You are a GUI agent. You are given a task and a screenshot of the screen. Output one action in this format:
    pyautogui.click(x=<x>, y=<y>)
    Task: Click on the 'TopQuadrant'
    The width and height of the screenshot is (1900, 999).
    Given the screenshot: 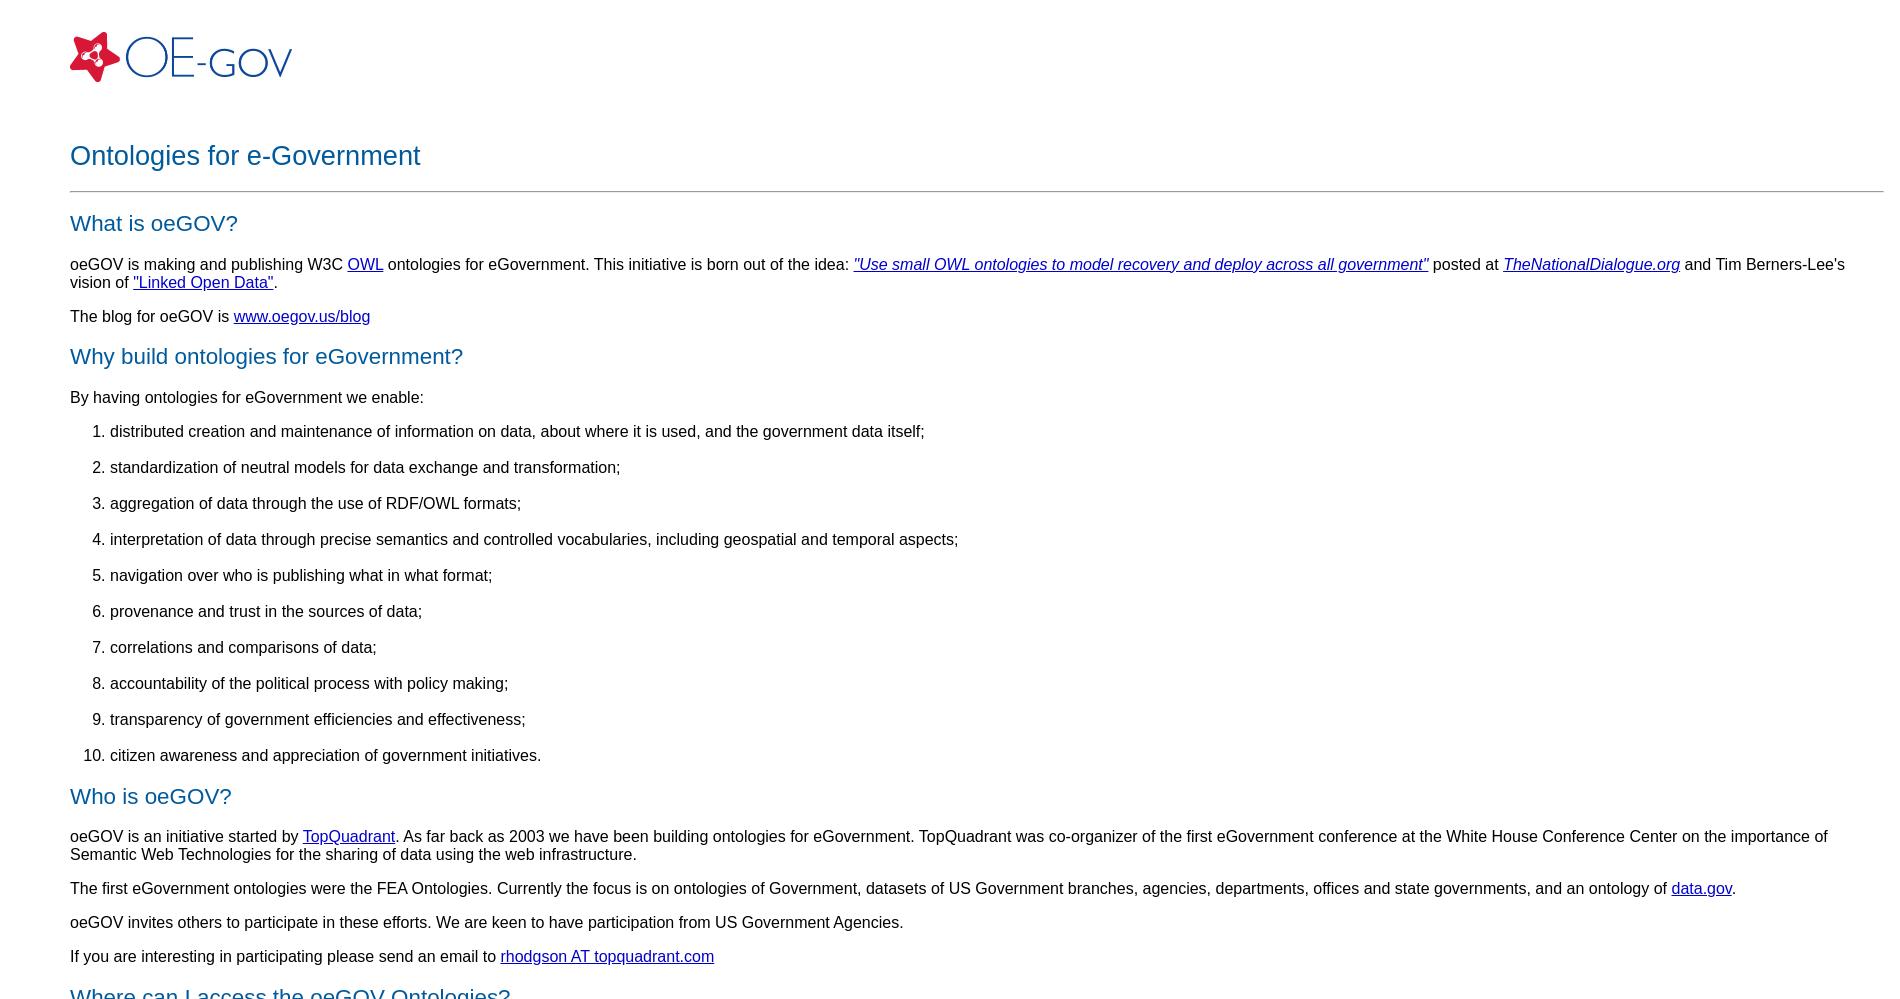 What is the action you would take?
    pyautogui.click(x=347, y=835)
    